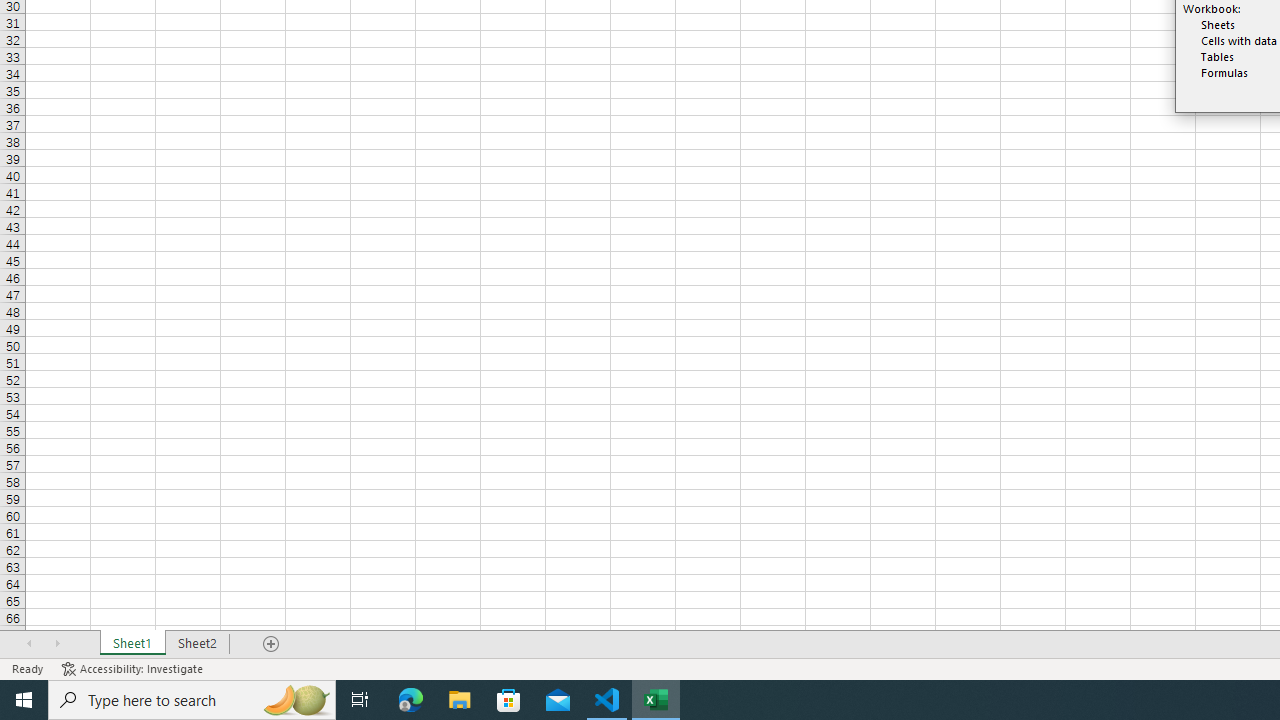 This screenshot has height=720, width=1280. Describe the element at coordinates (459, 698) in the screenshot. I see `'File Explorer'` at that location.